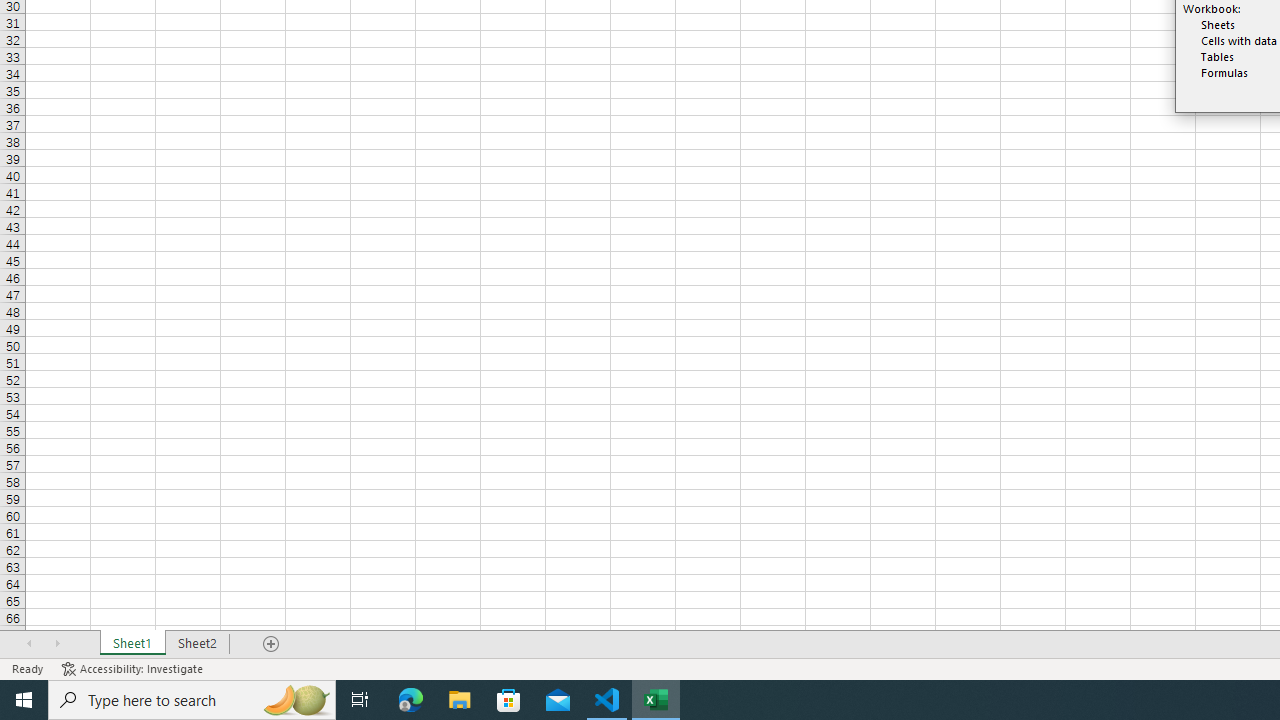 This screenshot has height=720, width=1280. Describe the element at coordinates (459, 698) in the screenshot. I see `'File Explorer'` at that location.